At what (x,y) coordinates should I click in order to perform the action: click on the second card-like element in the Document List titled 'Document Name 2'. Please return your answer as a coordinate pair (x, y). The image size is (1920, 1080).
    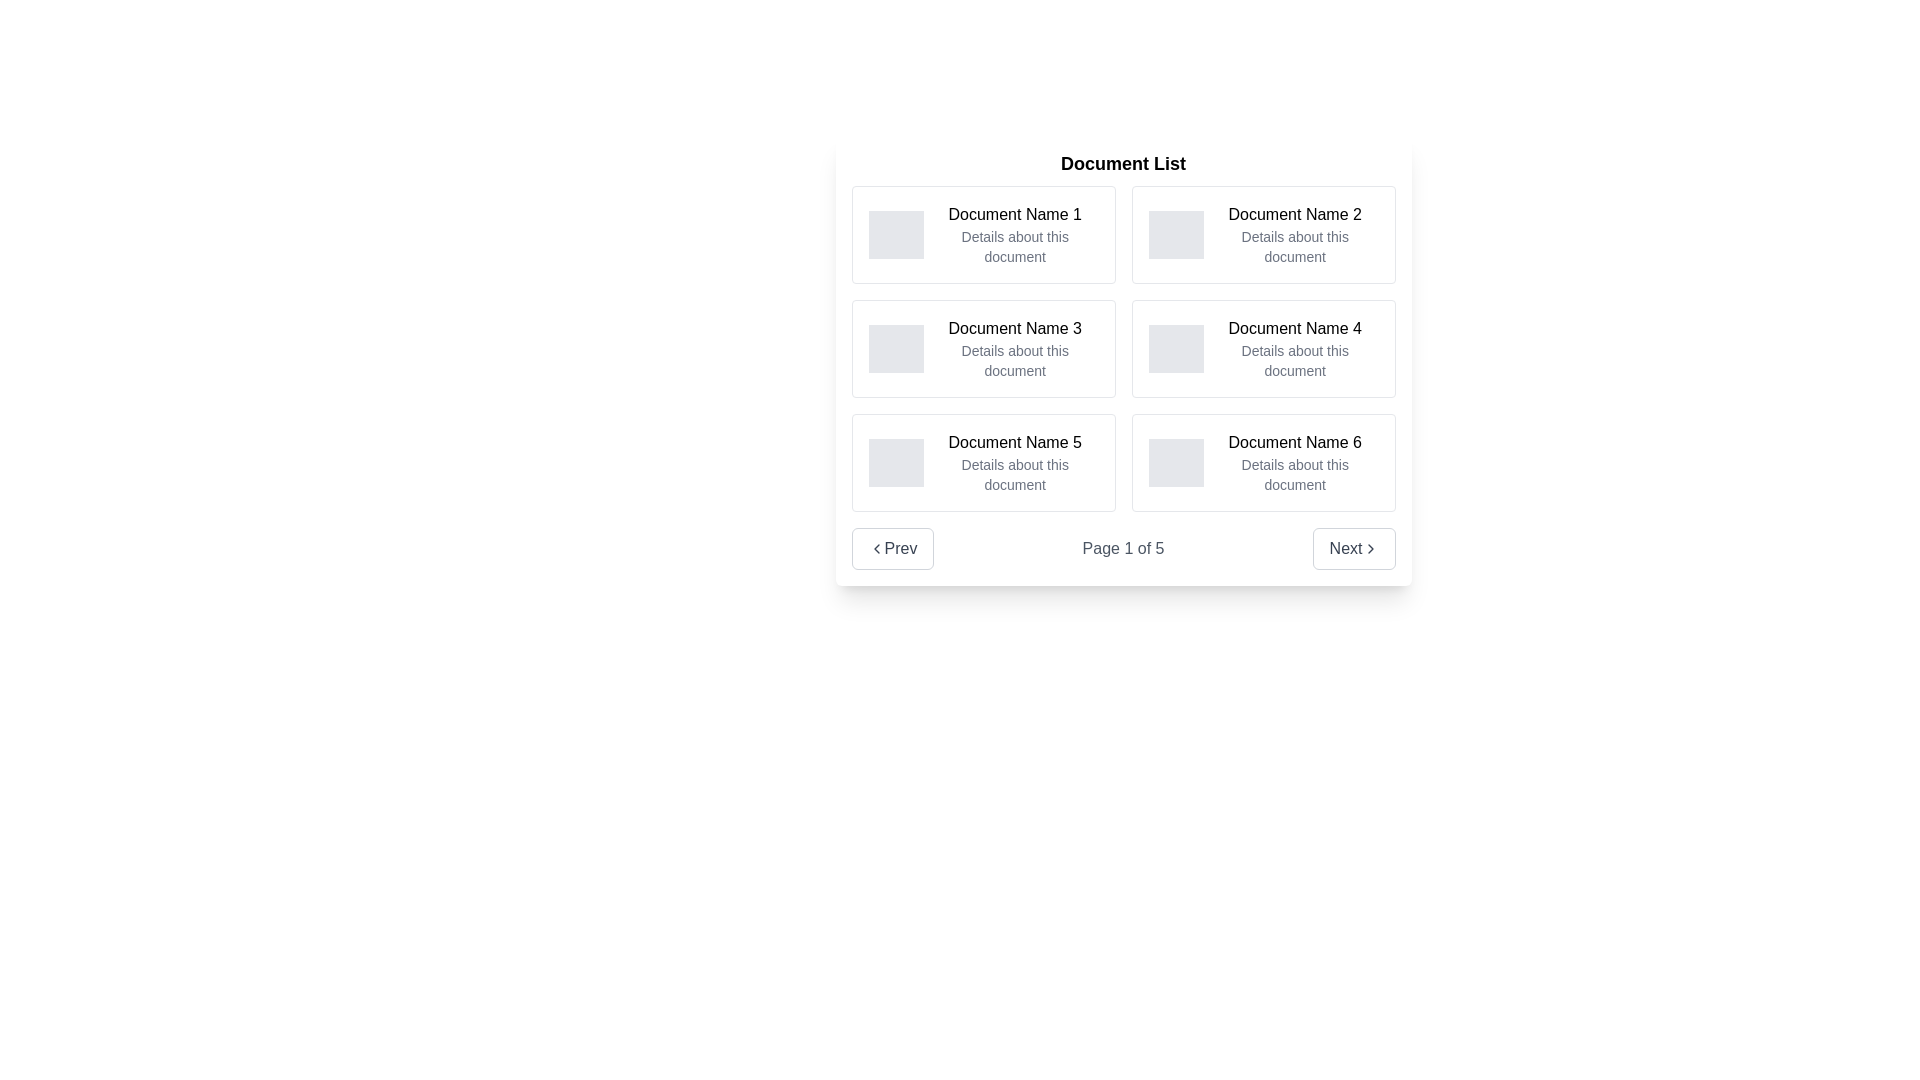
    Looking at the image, I should click on (1262, 234).